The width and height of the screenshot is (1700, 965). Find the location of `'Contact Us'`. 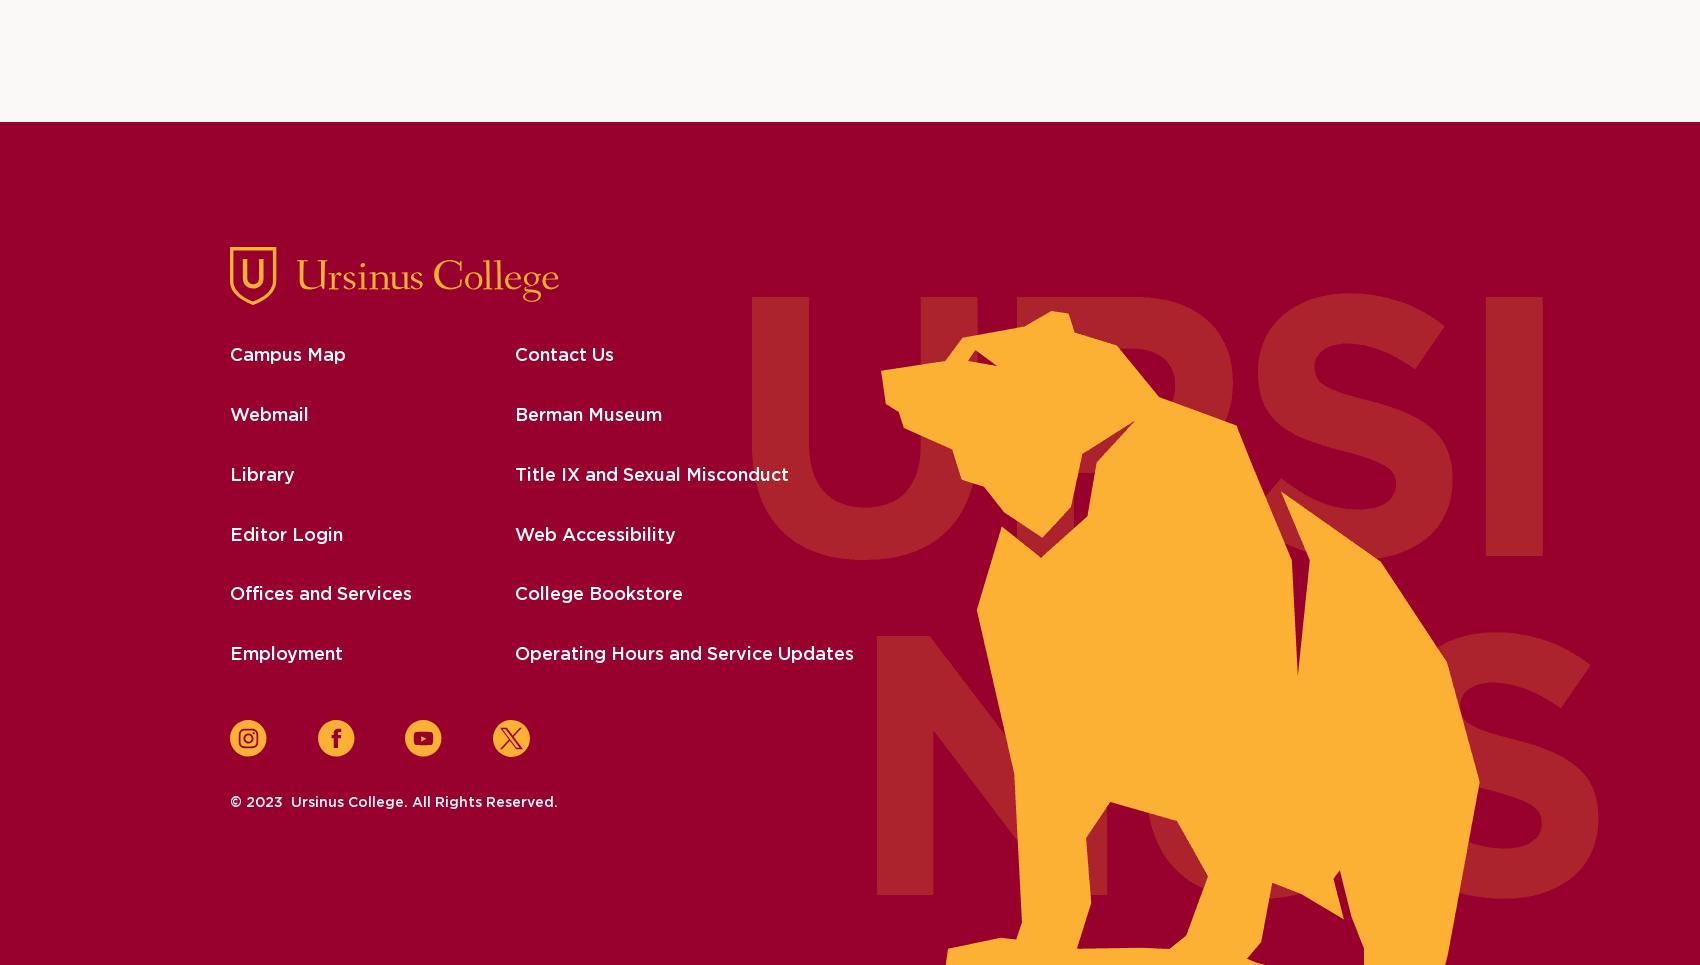

'Contact Us' is located at coordinates (514, 355).